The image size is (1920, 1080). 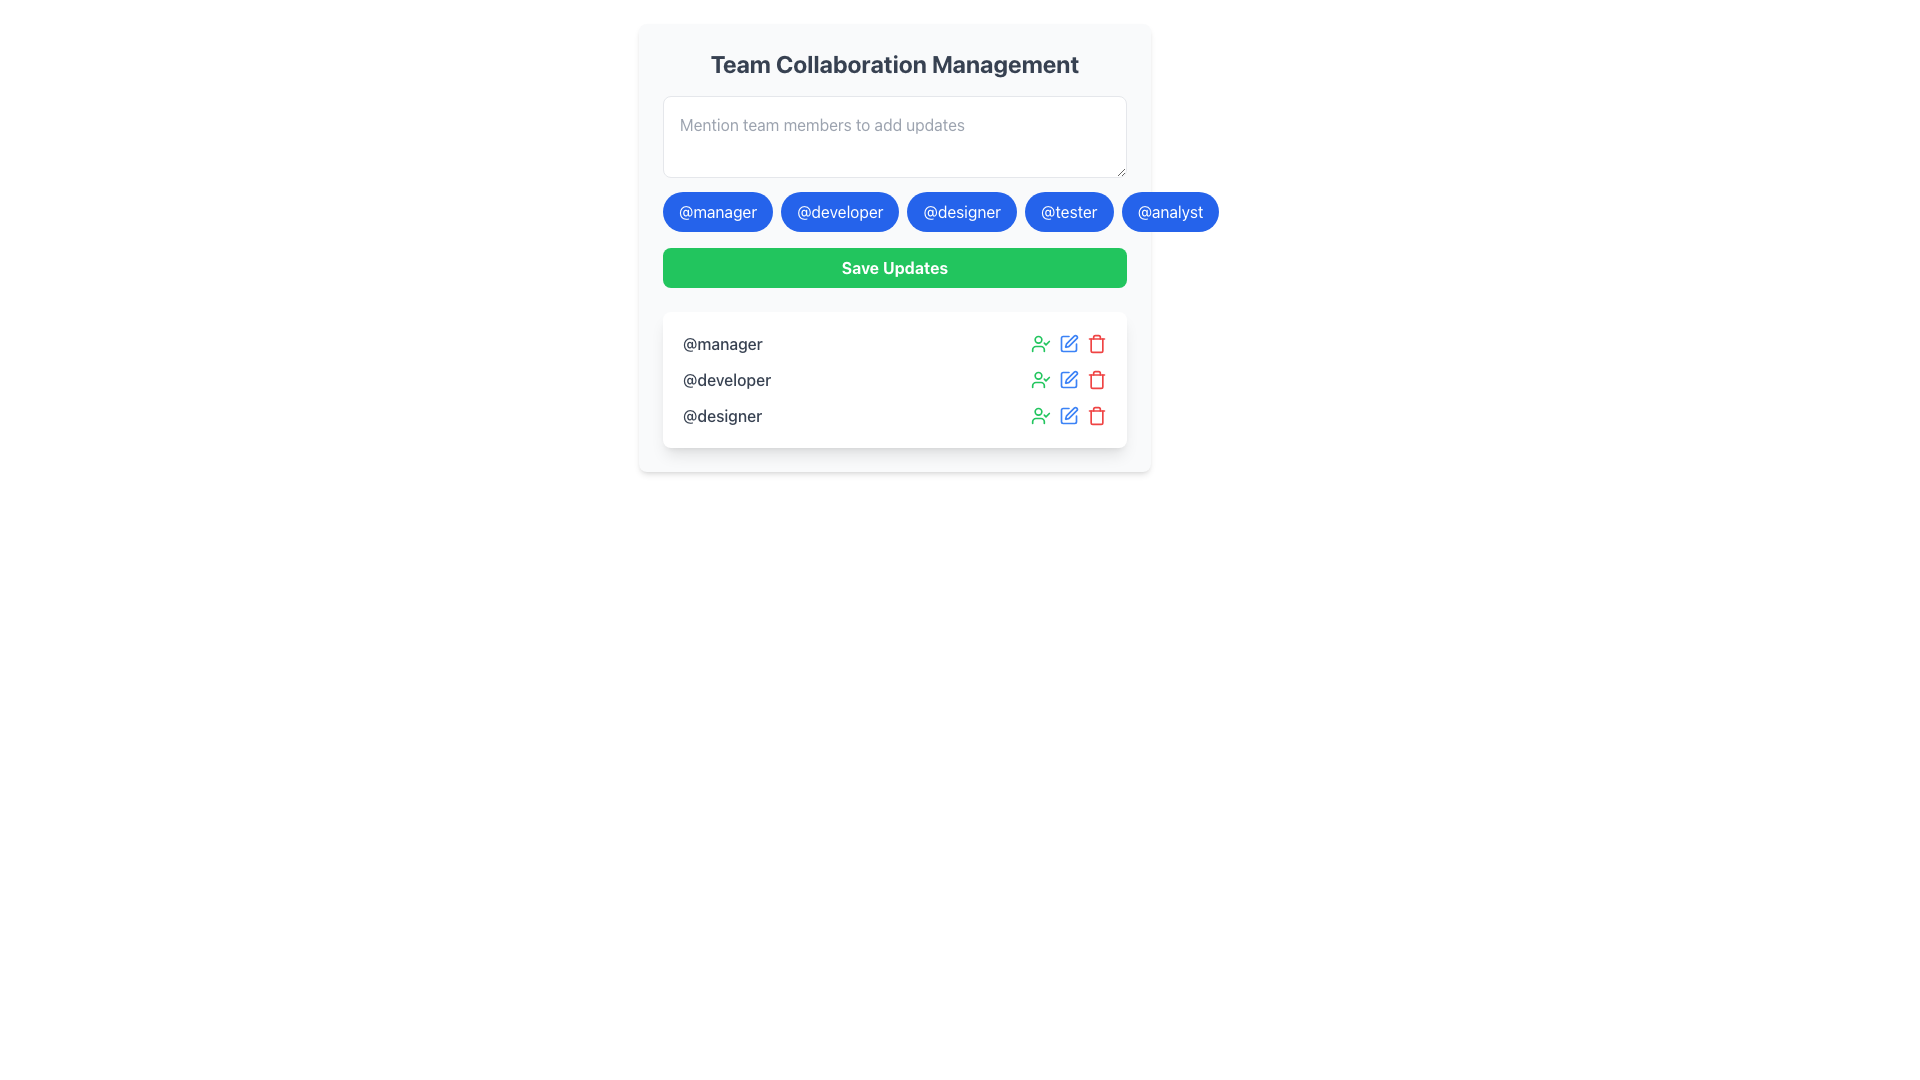 What do you see at coordinates (1069, 339) in the screenshot?
I see `the second icon from the right in the horizontal icon set representing an editing function for the '@manager' entry` at bounding box center [1069, 339].